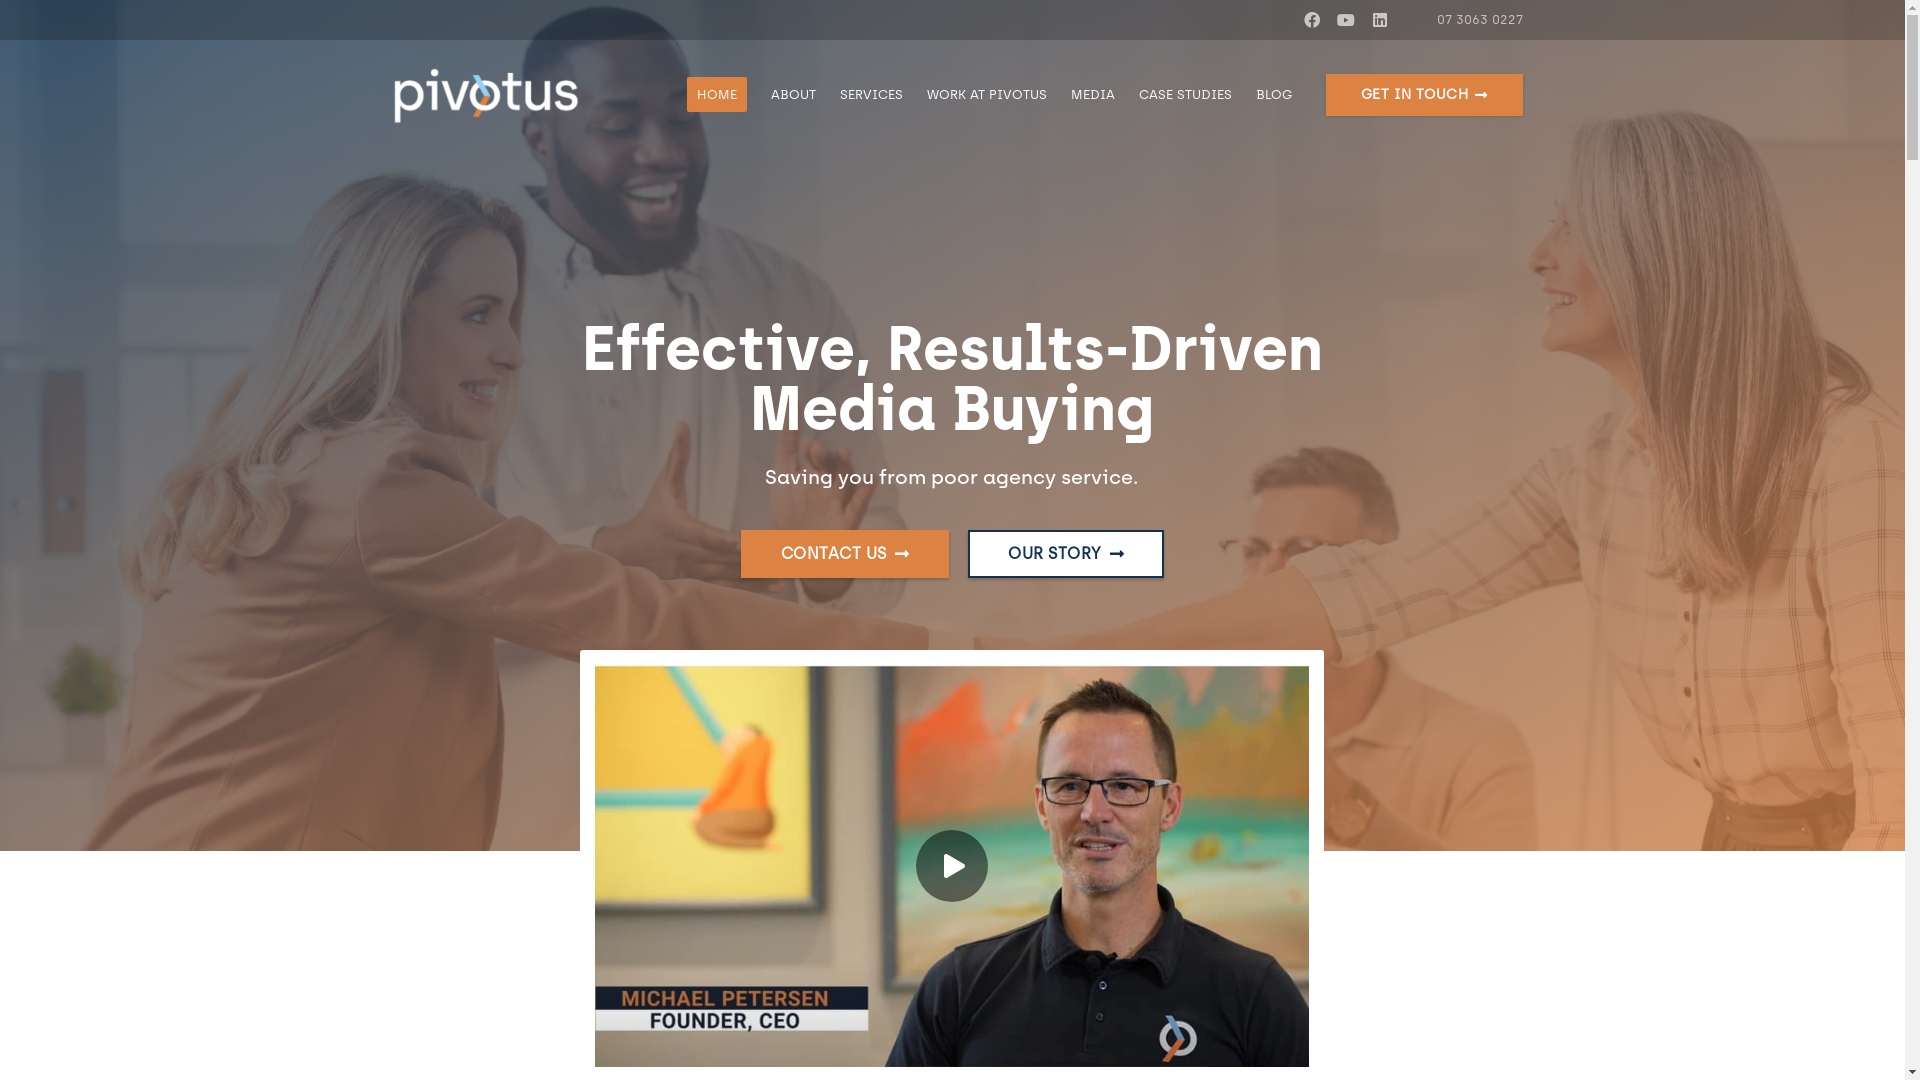 Image resolution: width=1920 pixels, height=1080 pixels. I want to click on 'WORK AT PIVOTUS', so click(987, 95).